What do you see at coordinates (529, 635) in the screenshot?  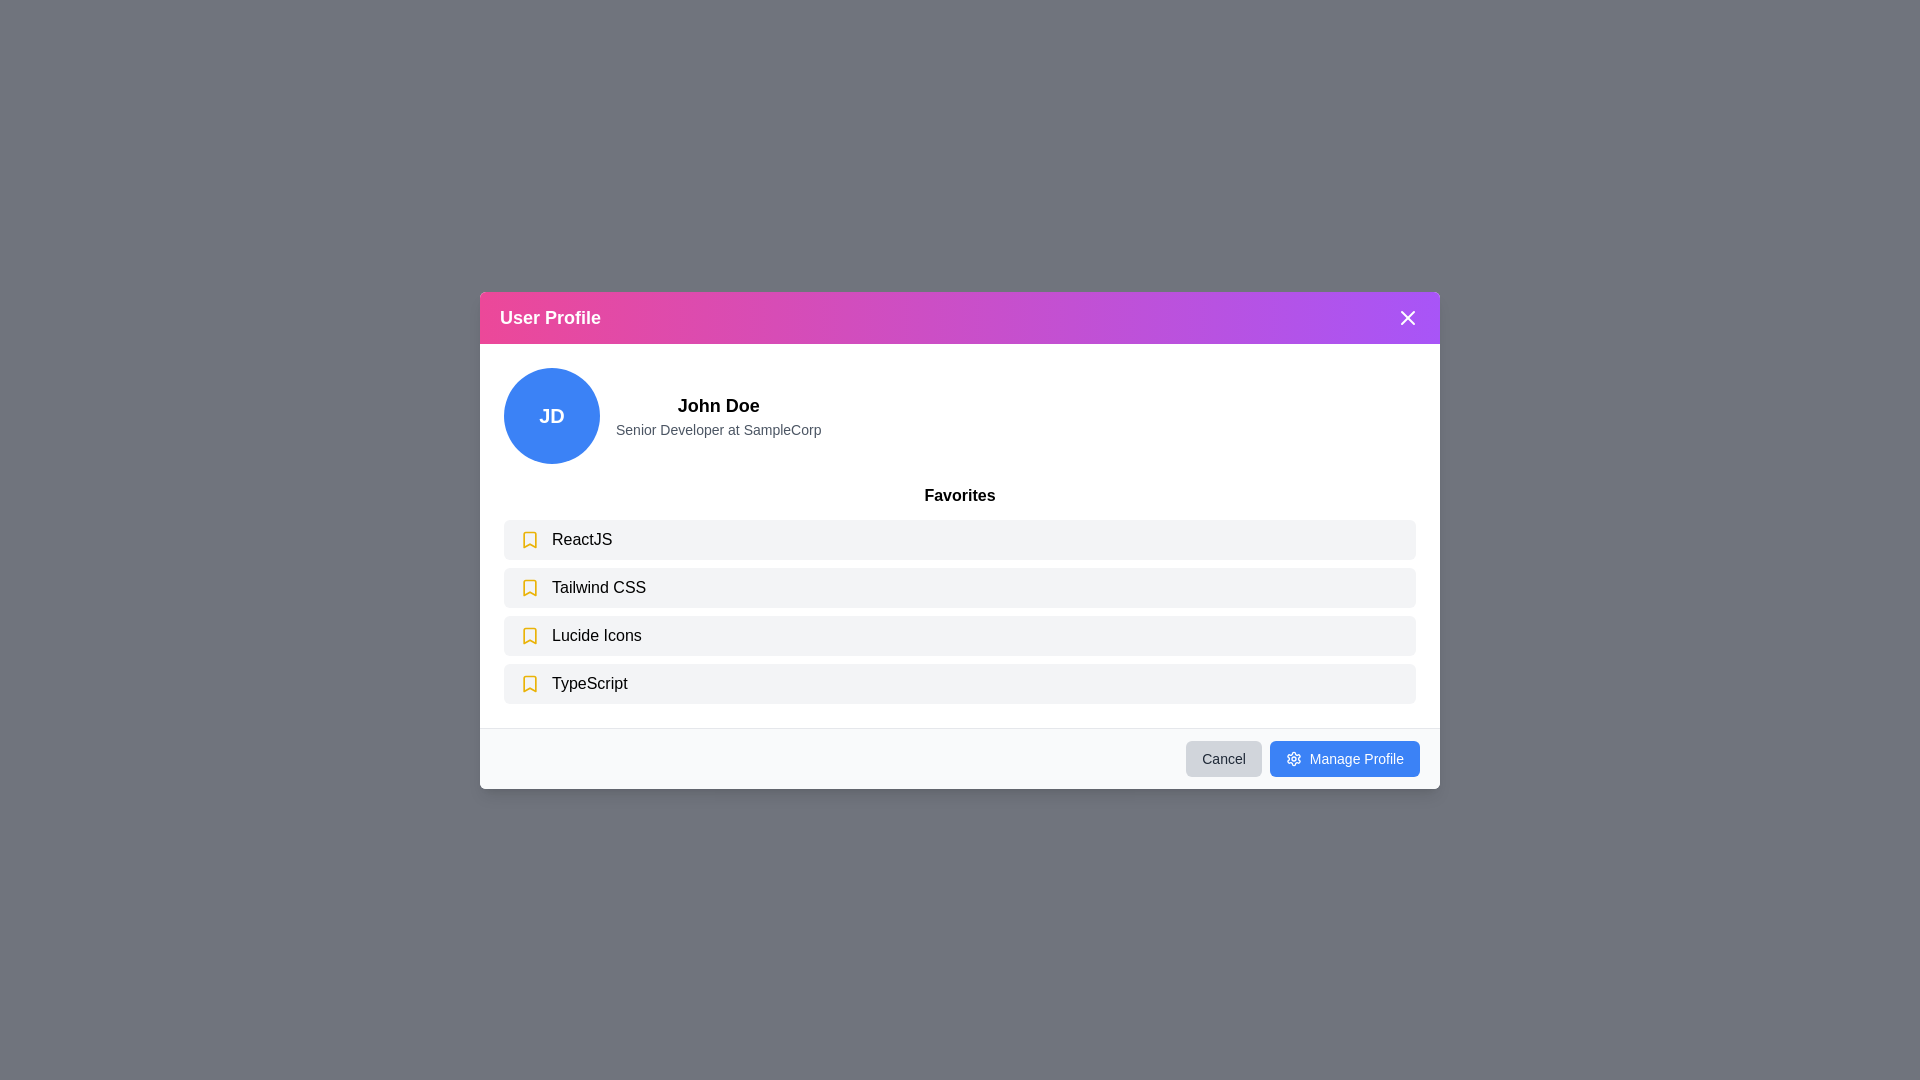 I see `the yellow bookmark icon located next to the text 'Lucide Icons' in the 'Favorites' section of the 'User Profile' dialog` at bounding box center [529, 635].